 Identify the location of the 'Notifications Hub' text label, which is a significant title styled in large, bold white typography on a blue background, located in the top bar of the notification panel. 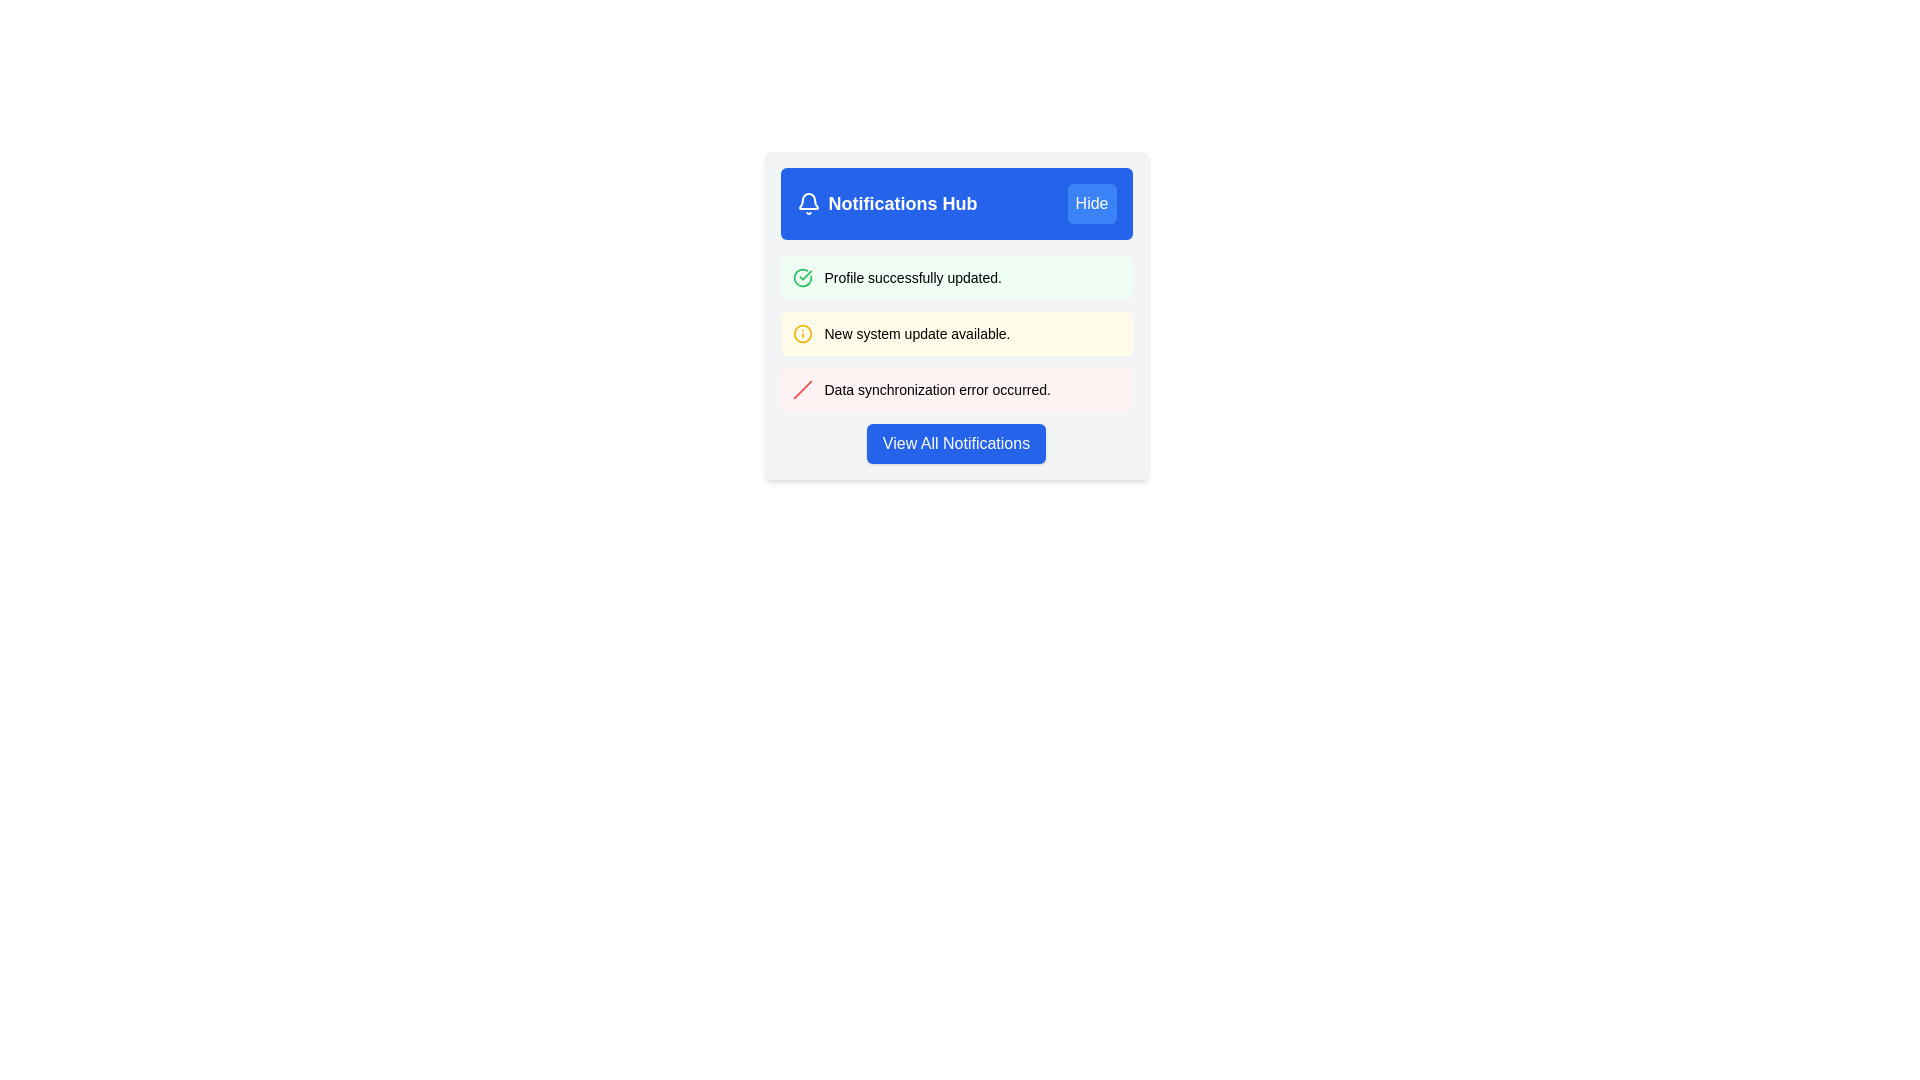
(901, 204).